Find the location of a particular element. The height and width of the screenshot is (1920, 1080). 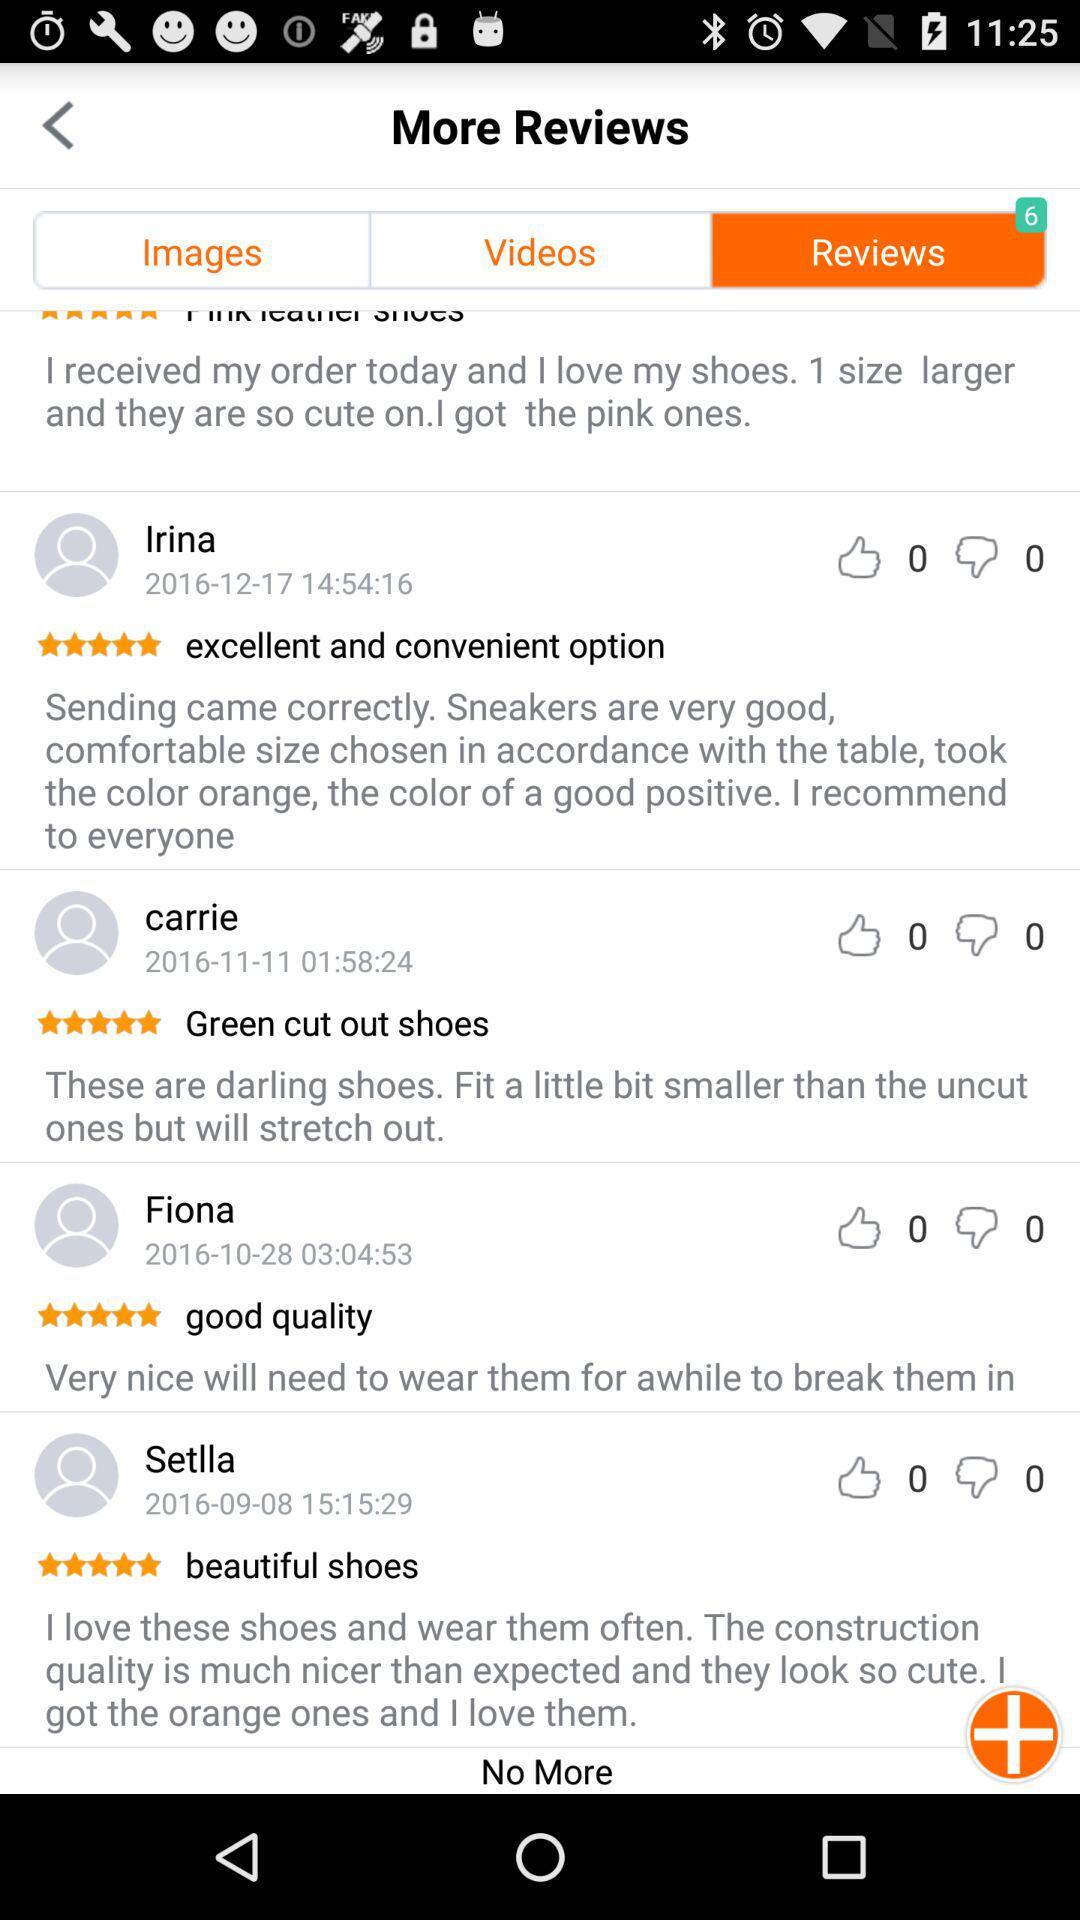

press to dislike is located at coordinates (975, 934).